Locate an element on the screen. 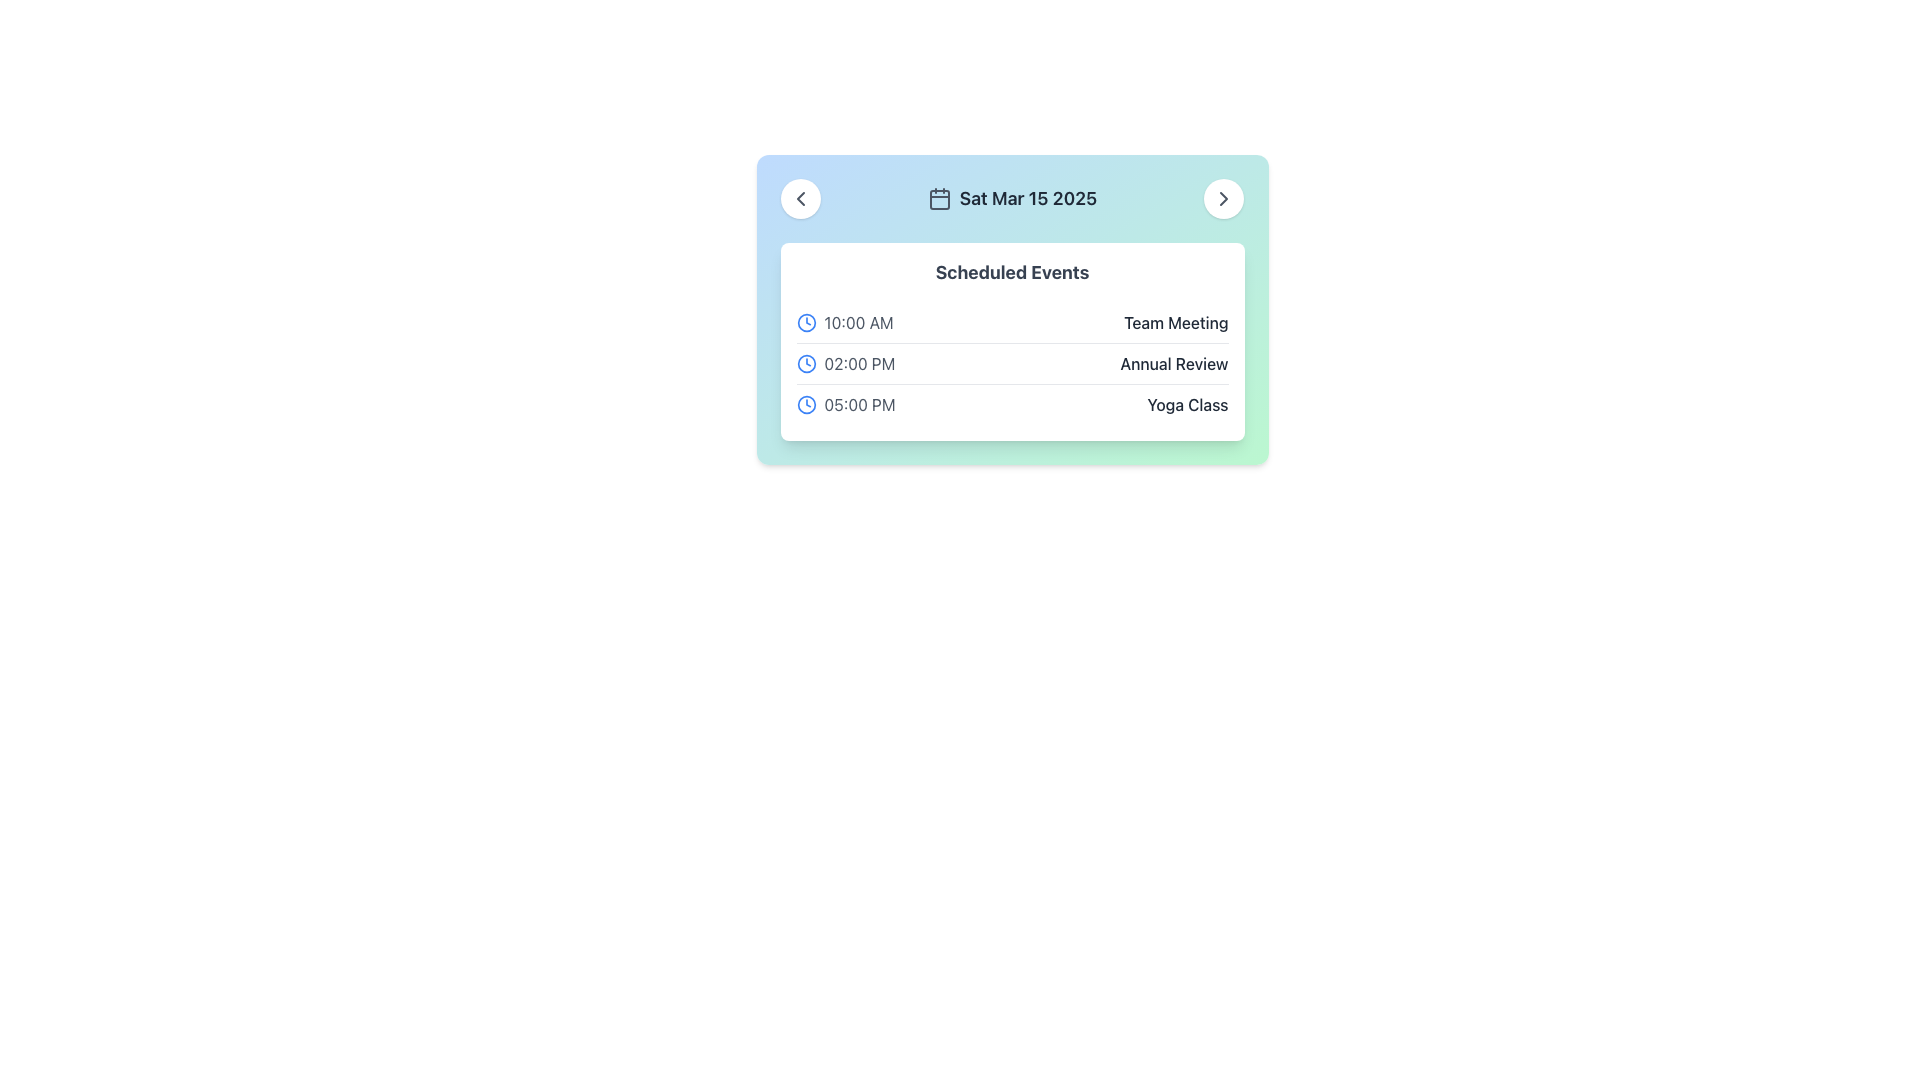 This screenshot has width=1920, height=1080. the center of the left-pointing chevron icon within its circular button is located at coordinates (800, 199).